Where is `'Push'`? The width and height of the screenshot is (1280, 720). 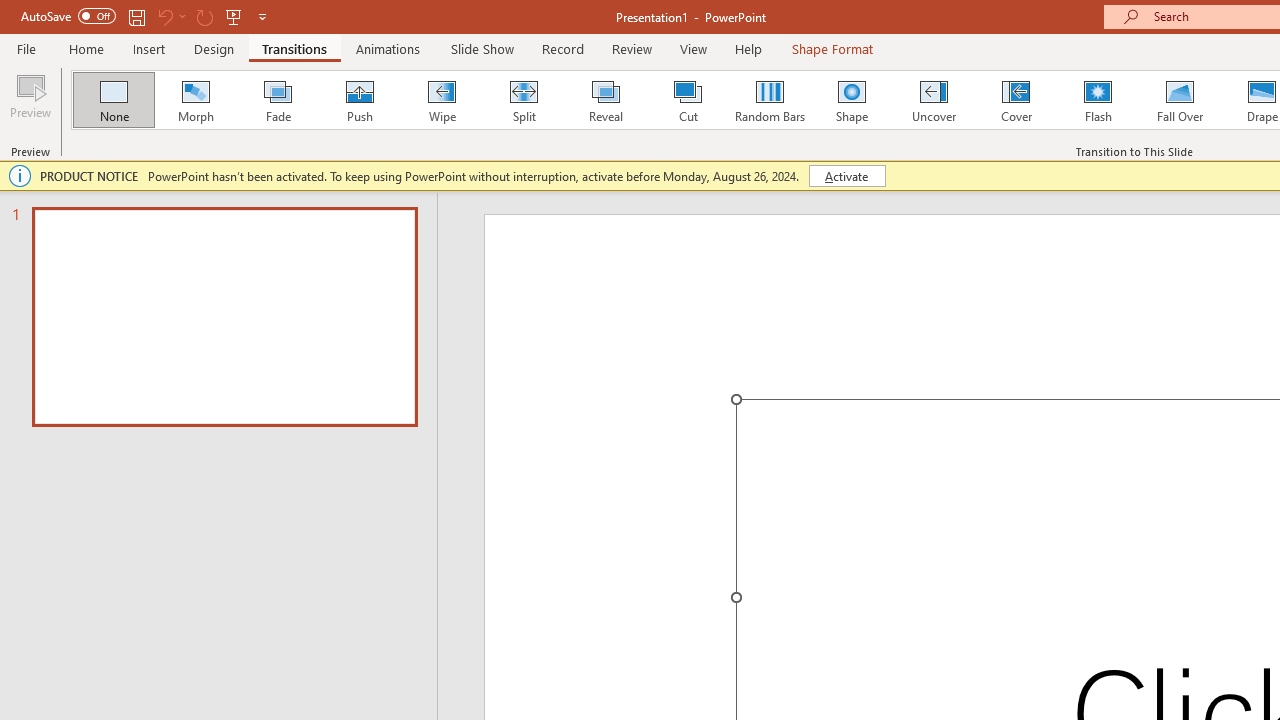 'Push' is located at coordinates (359, 100).